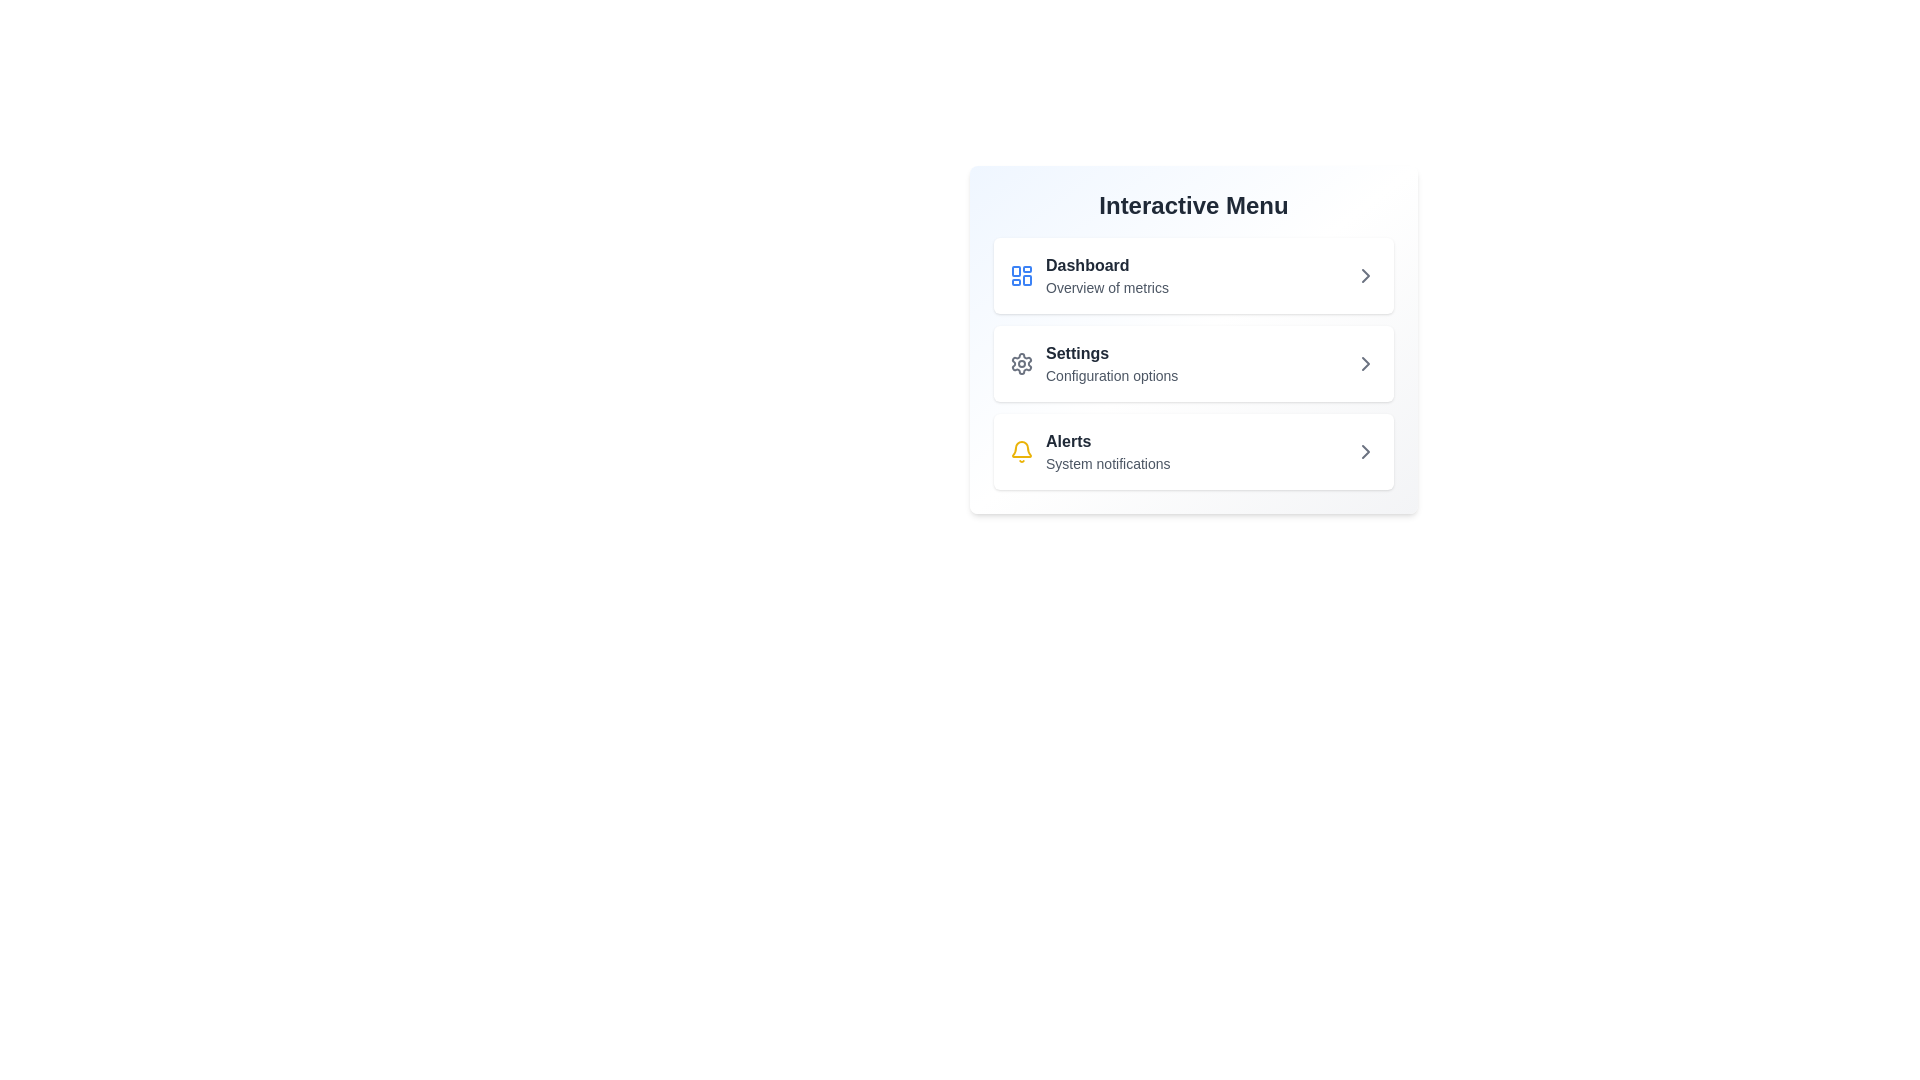 This screenshot has height=1080, width=1920. What do you see at coordinates (1194, 451) in the screenshot?
I see `the third button in the vertical list of menu cards` at bounding box center [1194, 451].